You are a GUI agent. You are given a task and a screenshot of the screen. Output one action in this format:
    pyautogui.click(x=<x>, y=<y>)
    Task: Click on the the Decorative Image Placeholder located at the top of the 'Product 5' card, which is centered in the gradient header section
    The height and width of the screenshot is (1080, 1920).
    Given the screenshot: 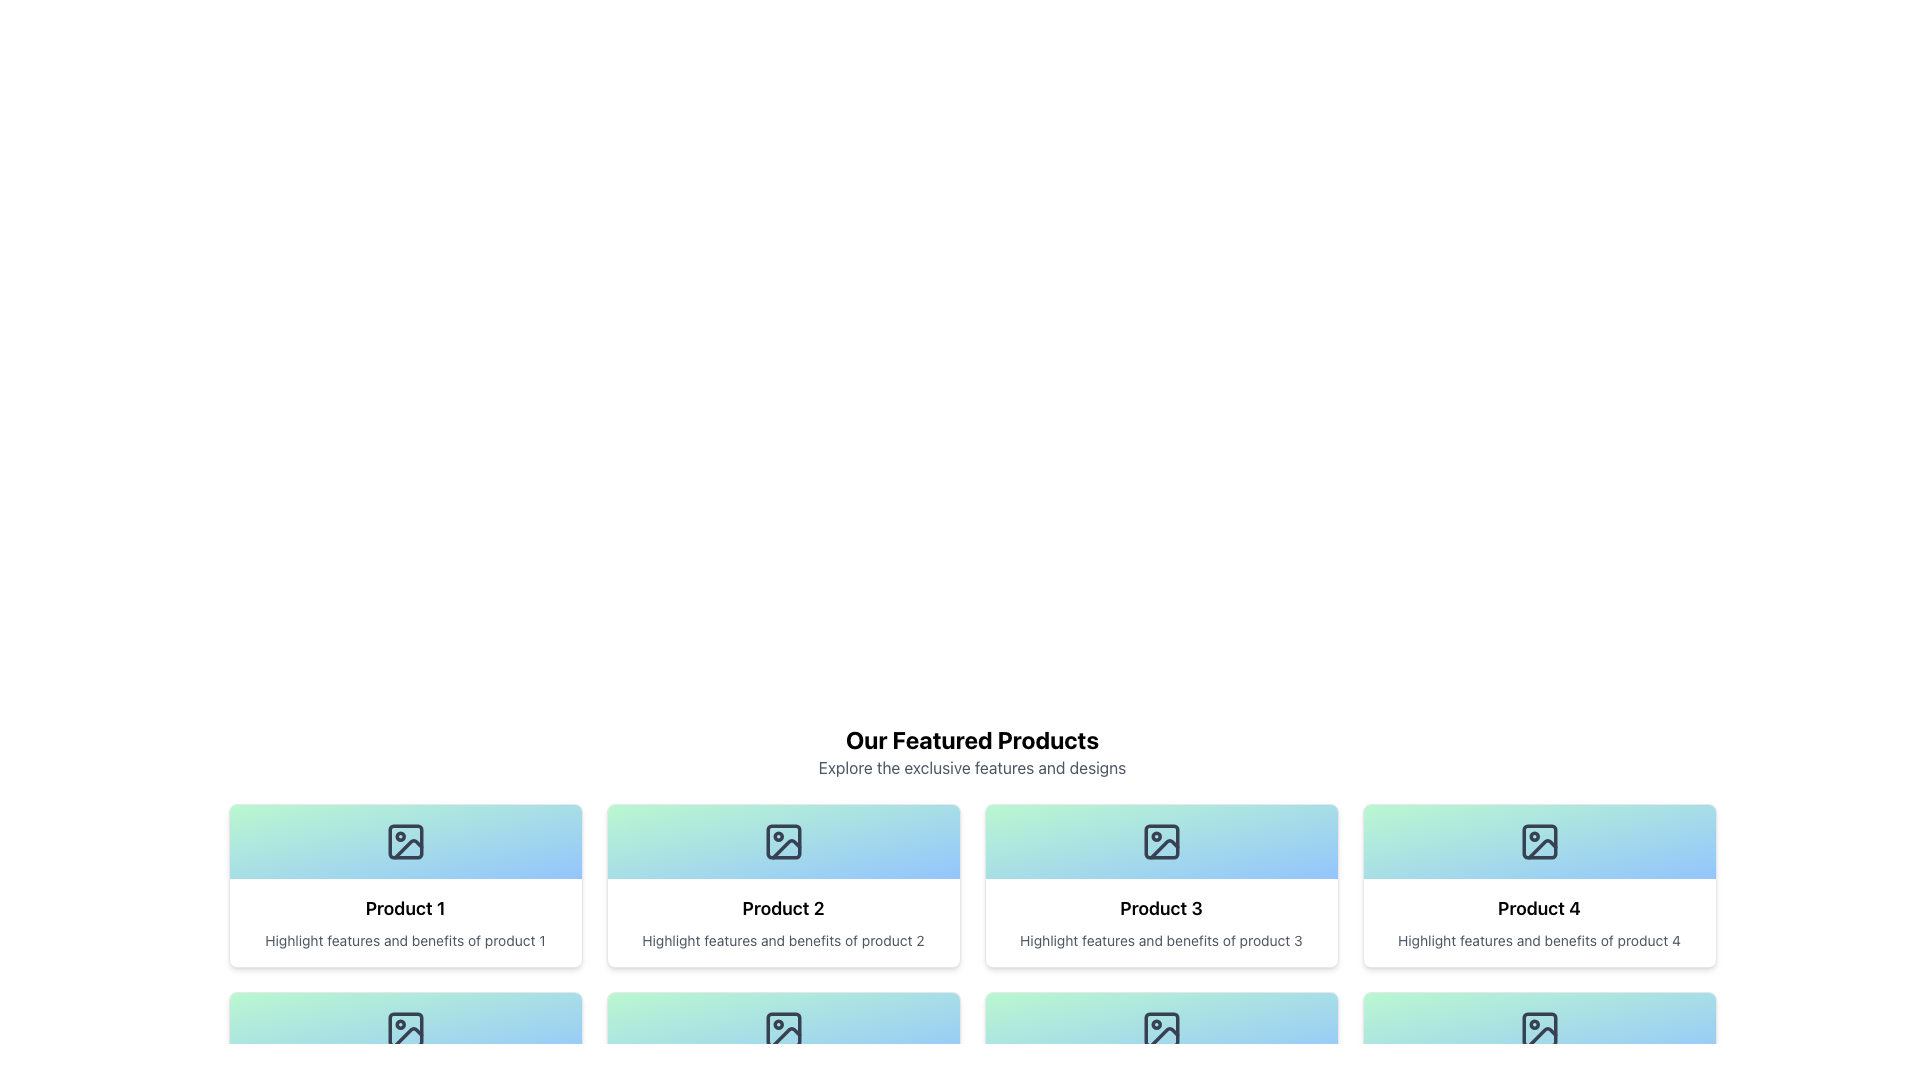 What is the action you would take?
    pyautogui.click(x=404, y=1029)
    